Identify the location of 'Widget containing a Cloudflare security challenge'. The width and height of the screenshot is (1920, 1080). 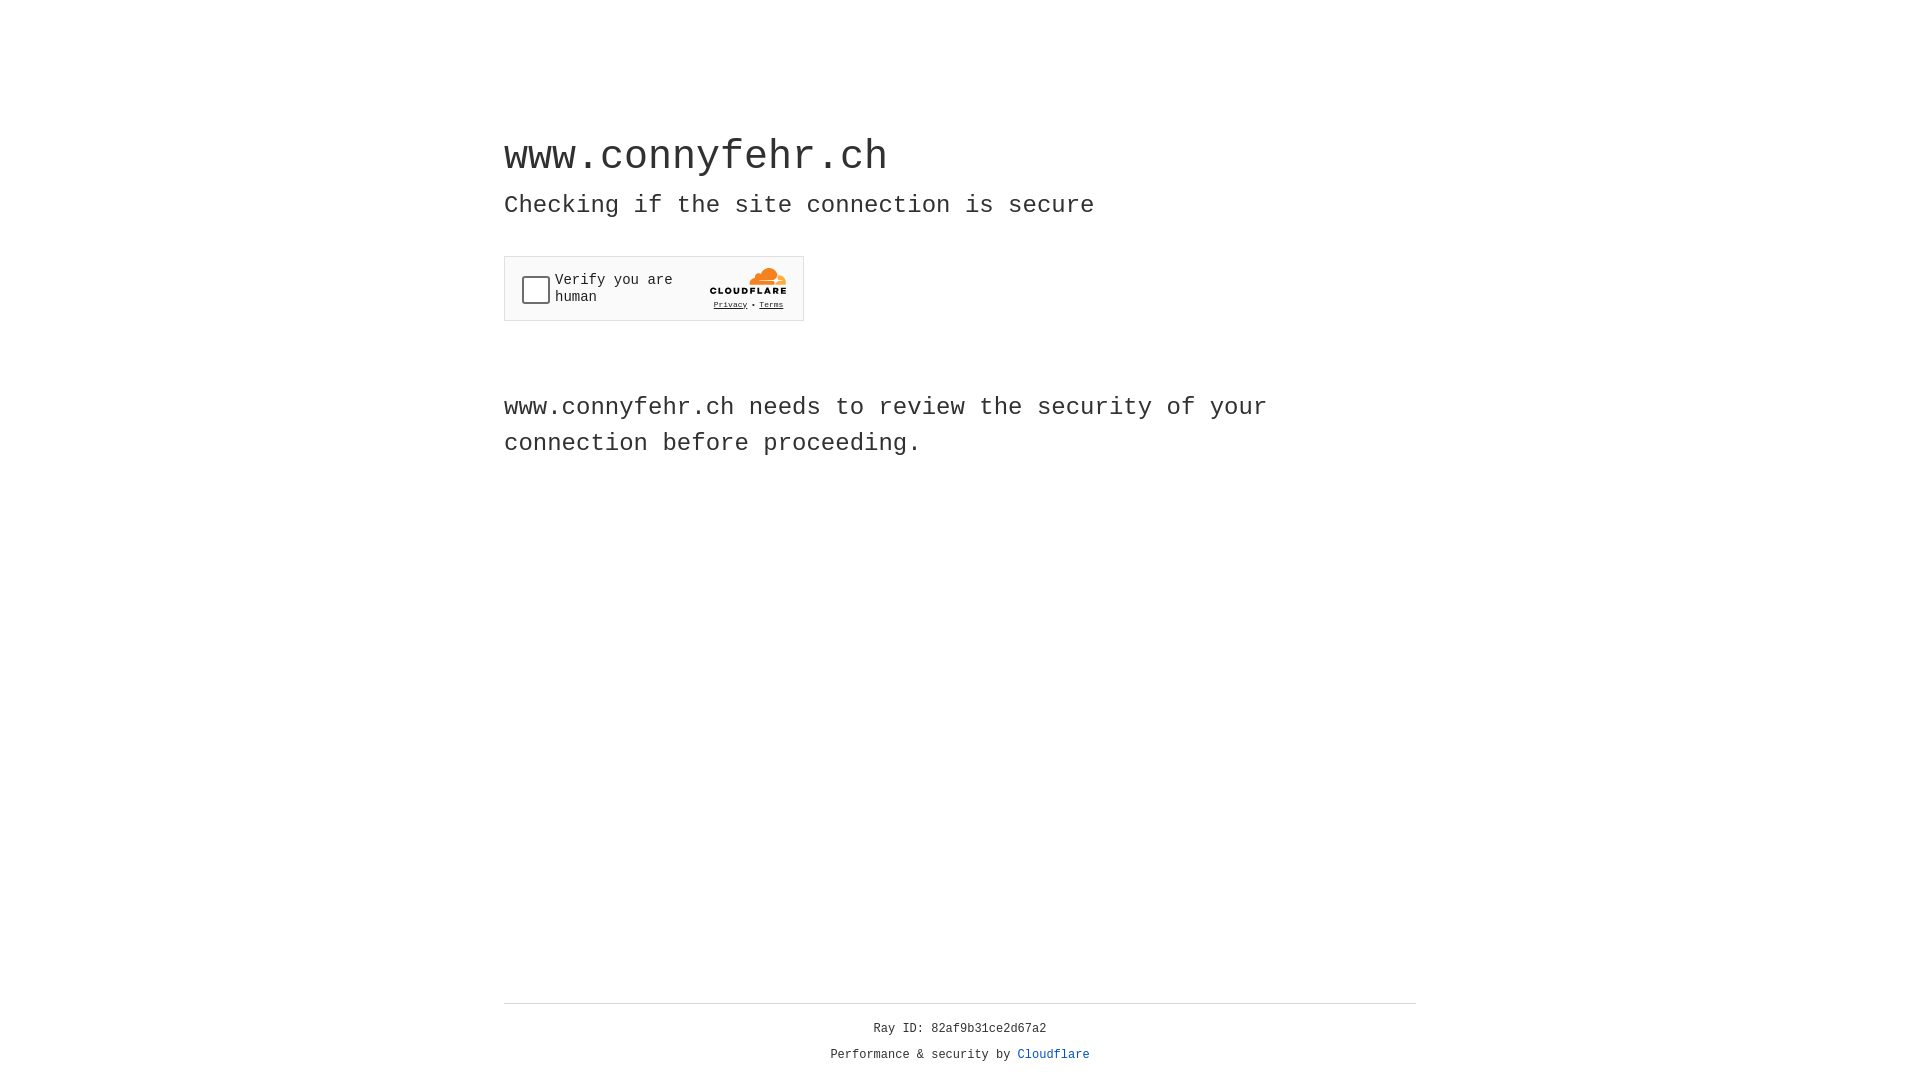
(653, 288).